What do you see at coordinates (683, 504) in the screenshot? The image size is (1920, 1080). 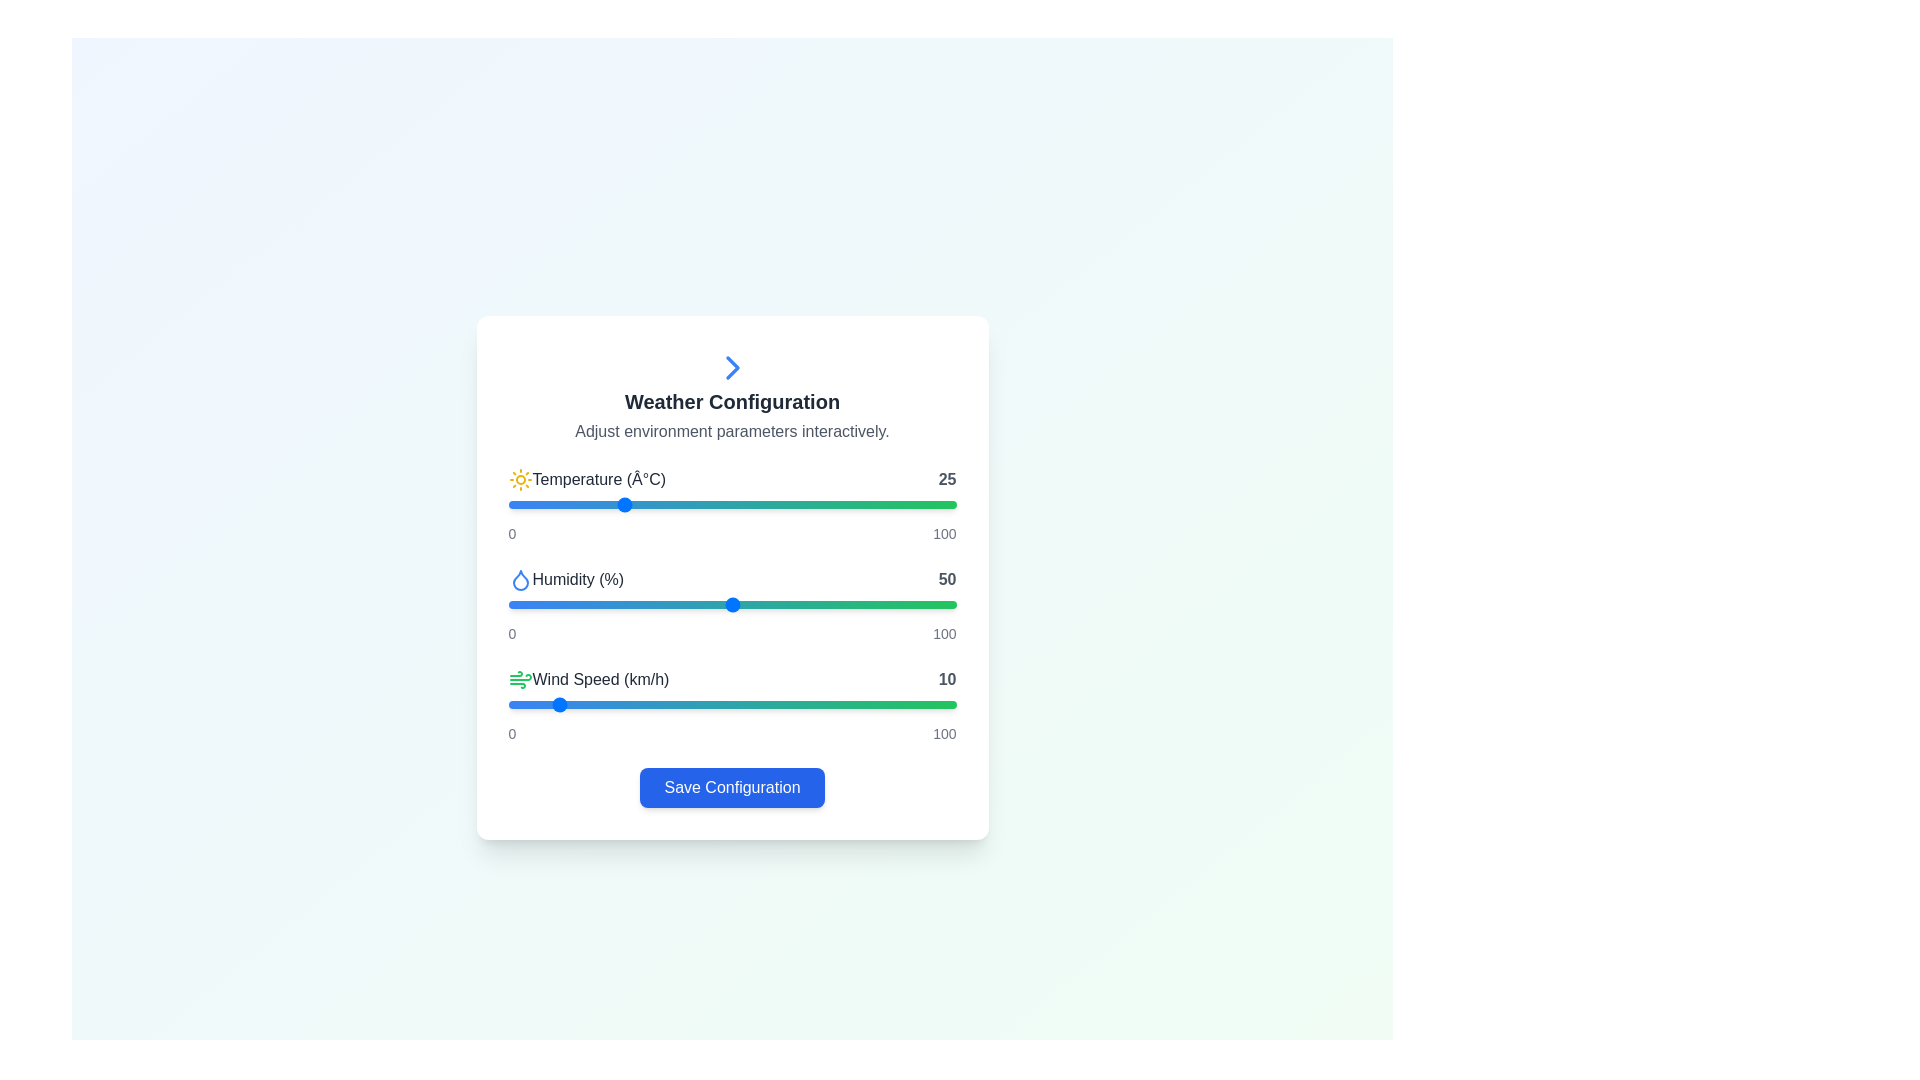 I see `slider value` at bounding box center [683, 504].